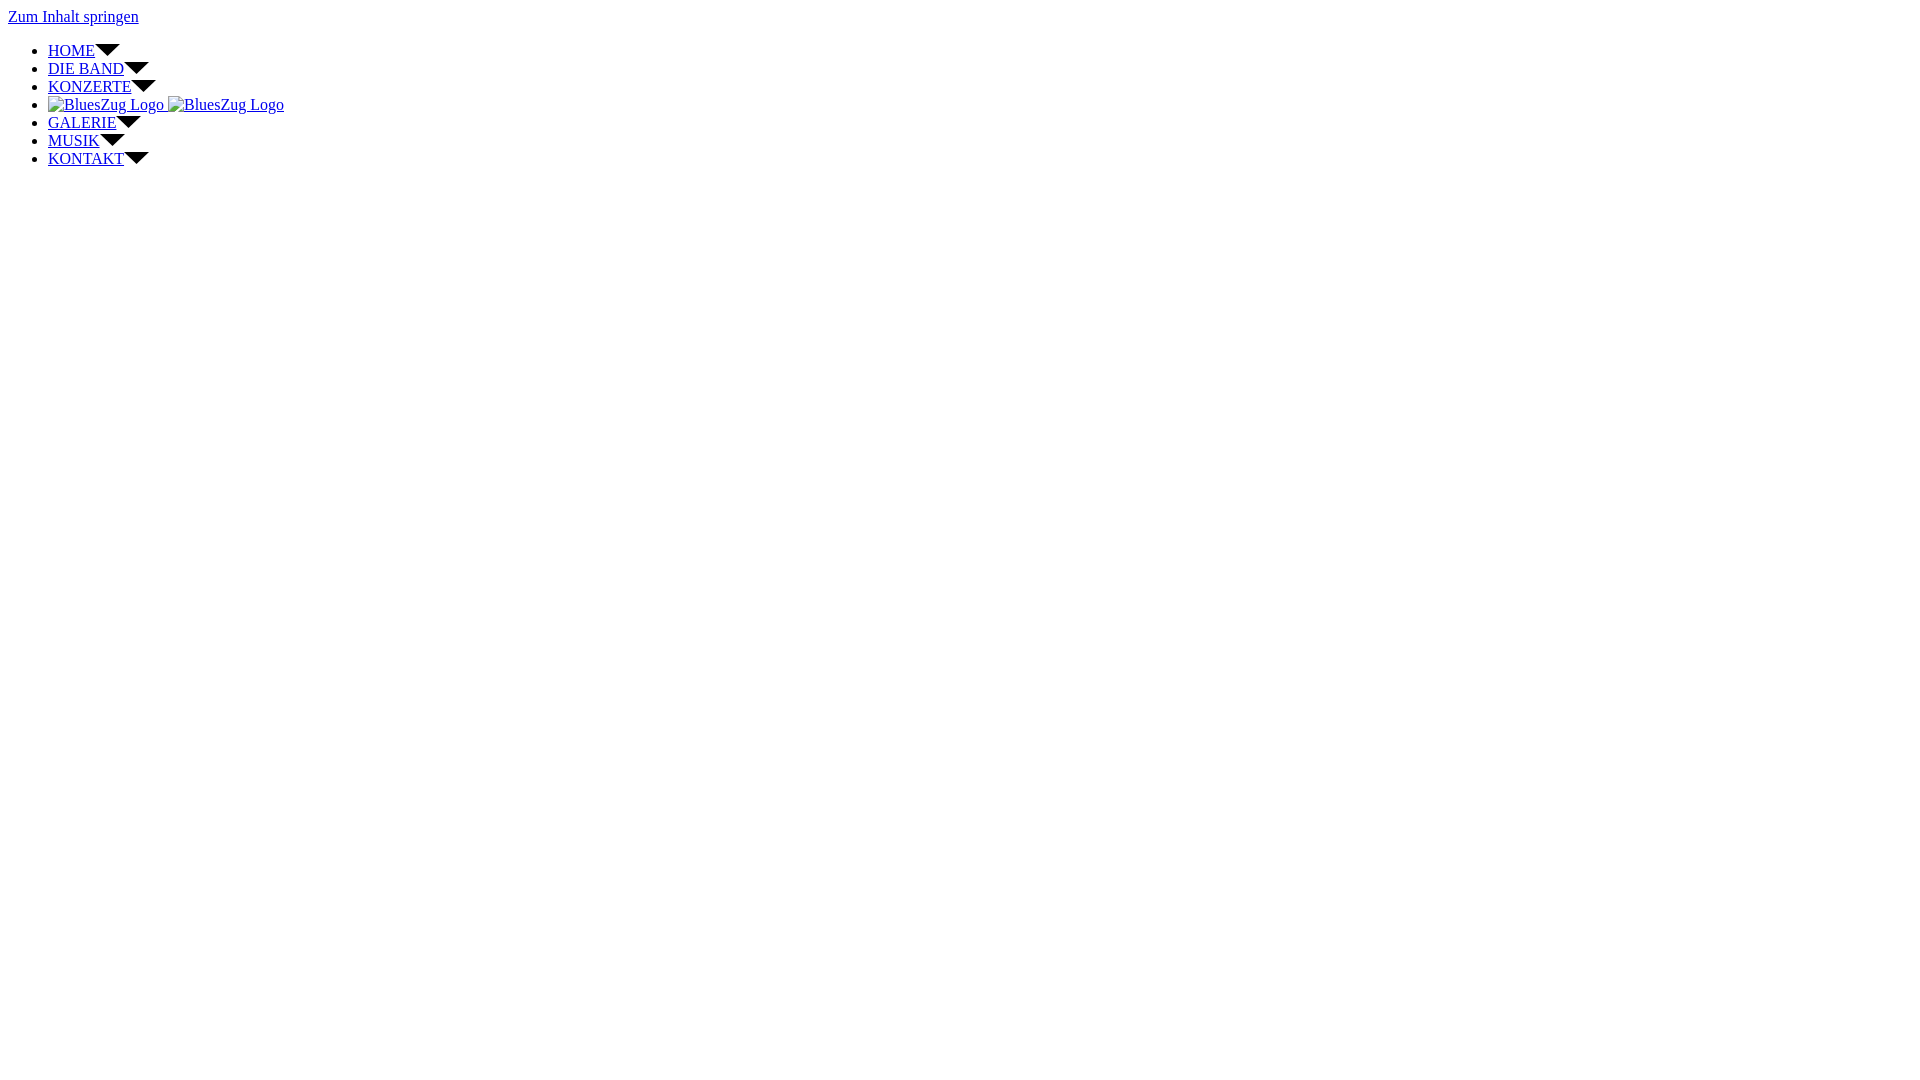  Describe the element at coordinates (97, 67) in the screenshot. I see `'DIE BAND'` at that location.